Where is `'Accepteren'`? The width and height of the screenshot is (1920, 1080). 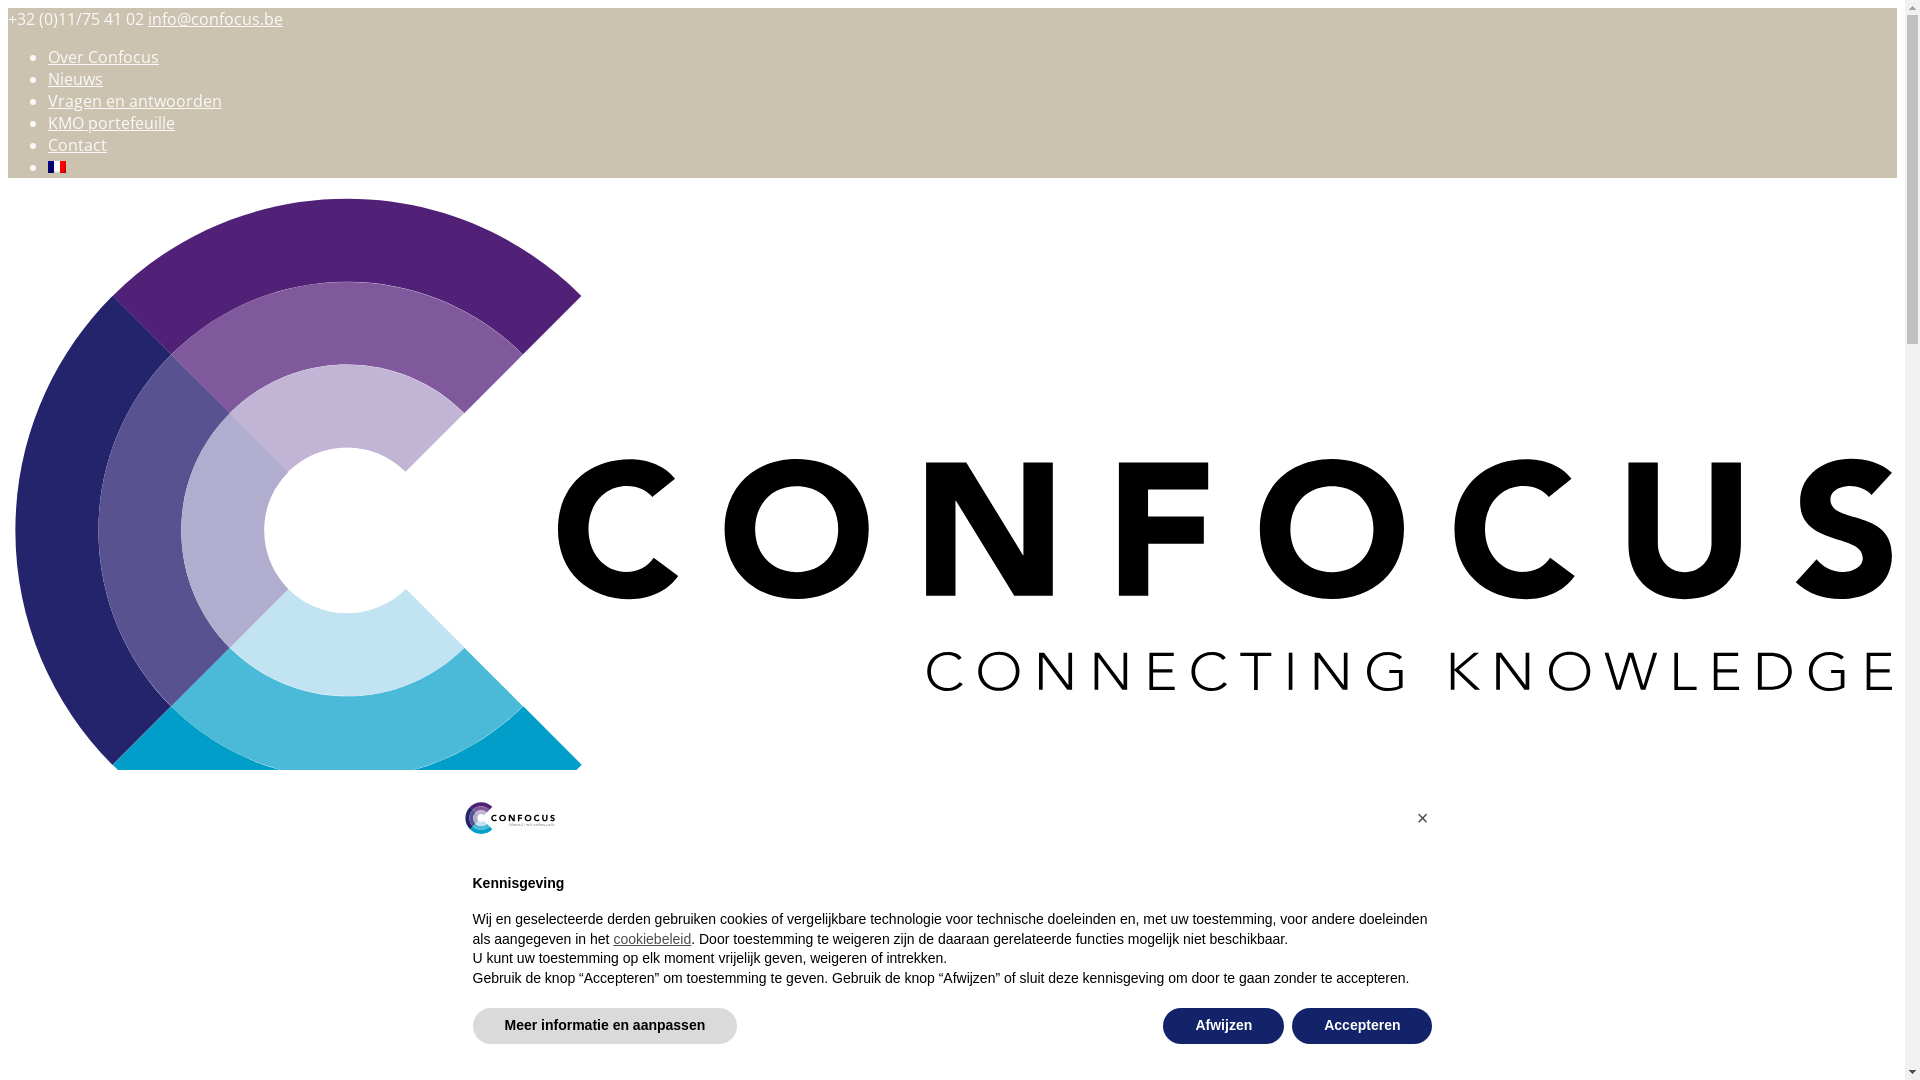 'Accepteren' is located at coordinates (1361, 1026).